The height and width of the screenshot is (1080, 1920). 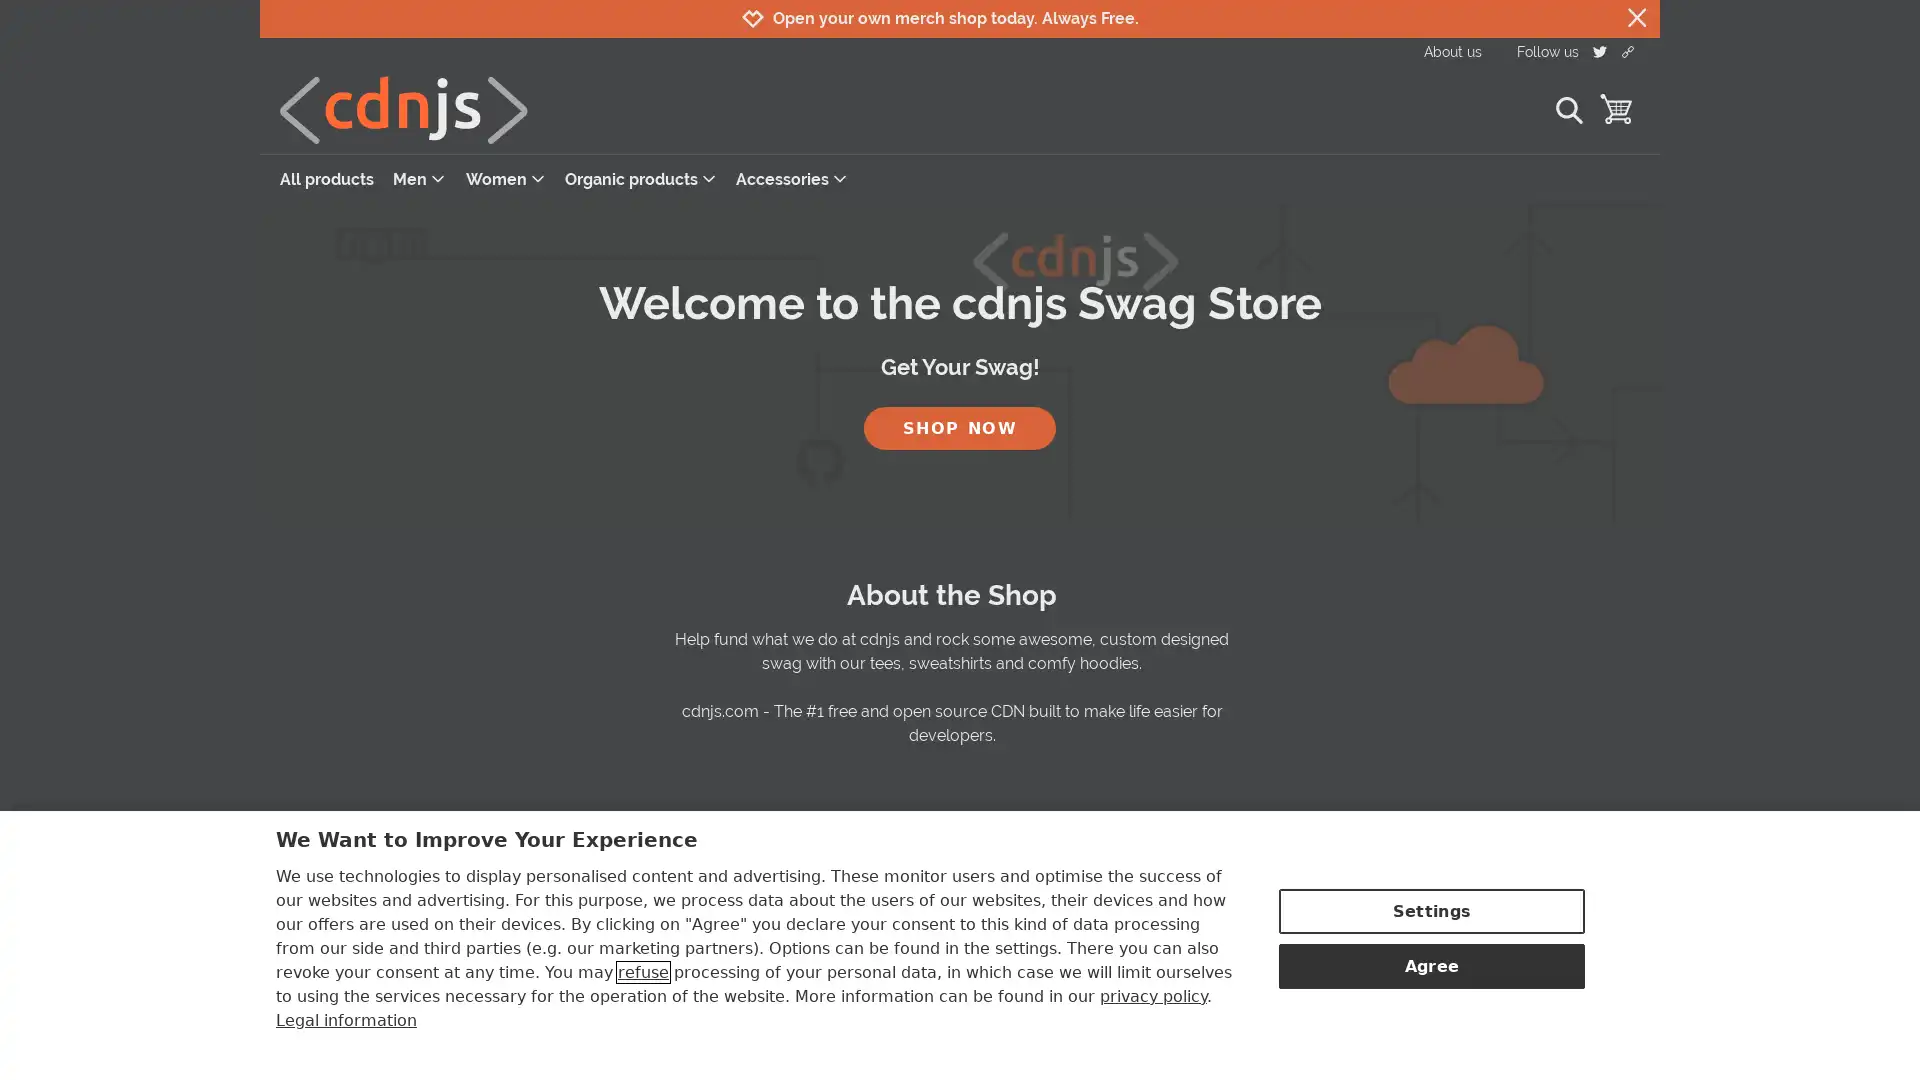 I want to click on Settings, so click(x=1430, y=909).